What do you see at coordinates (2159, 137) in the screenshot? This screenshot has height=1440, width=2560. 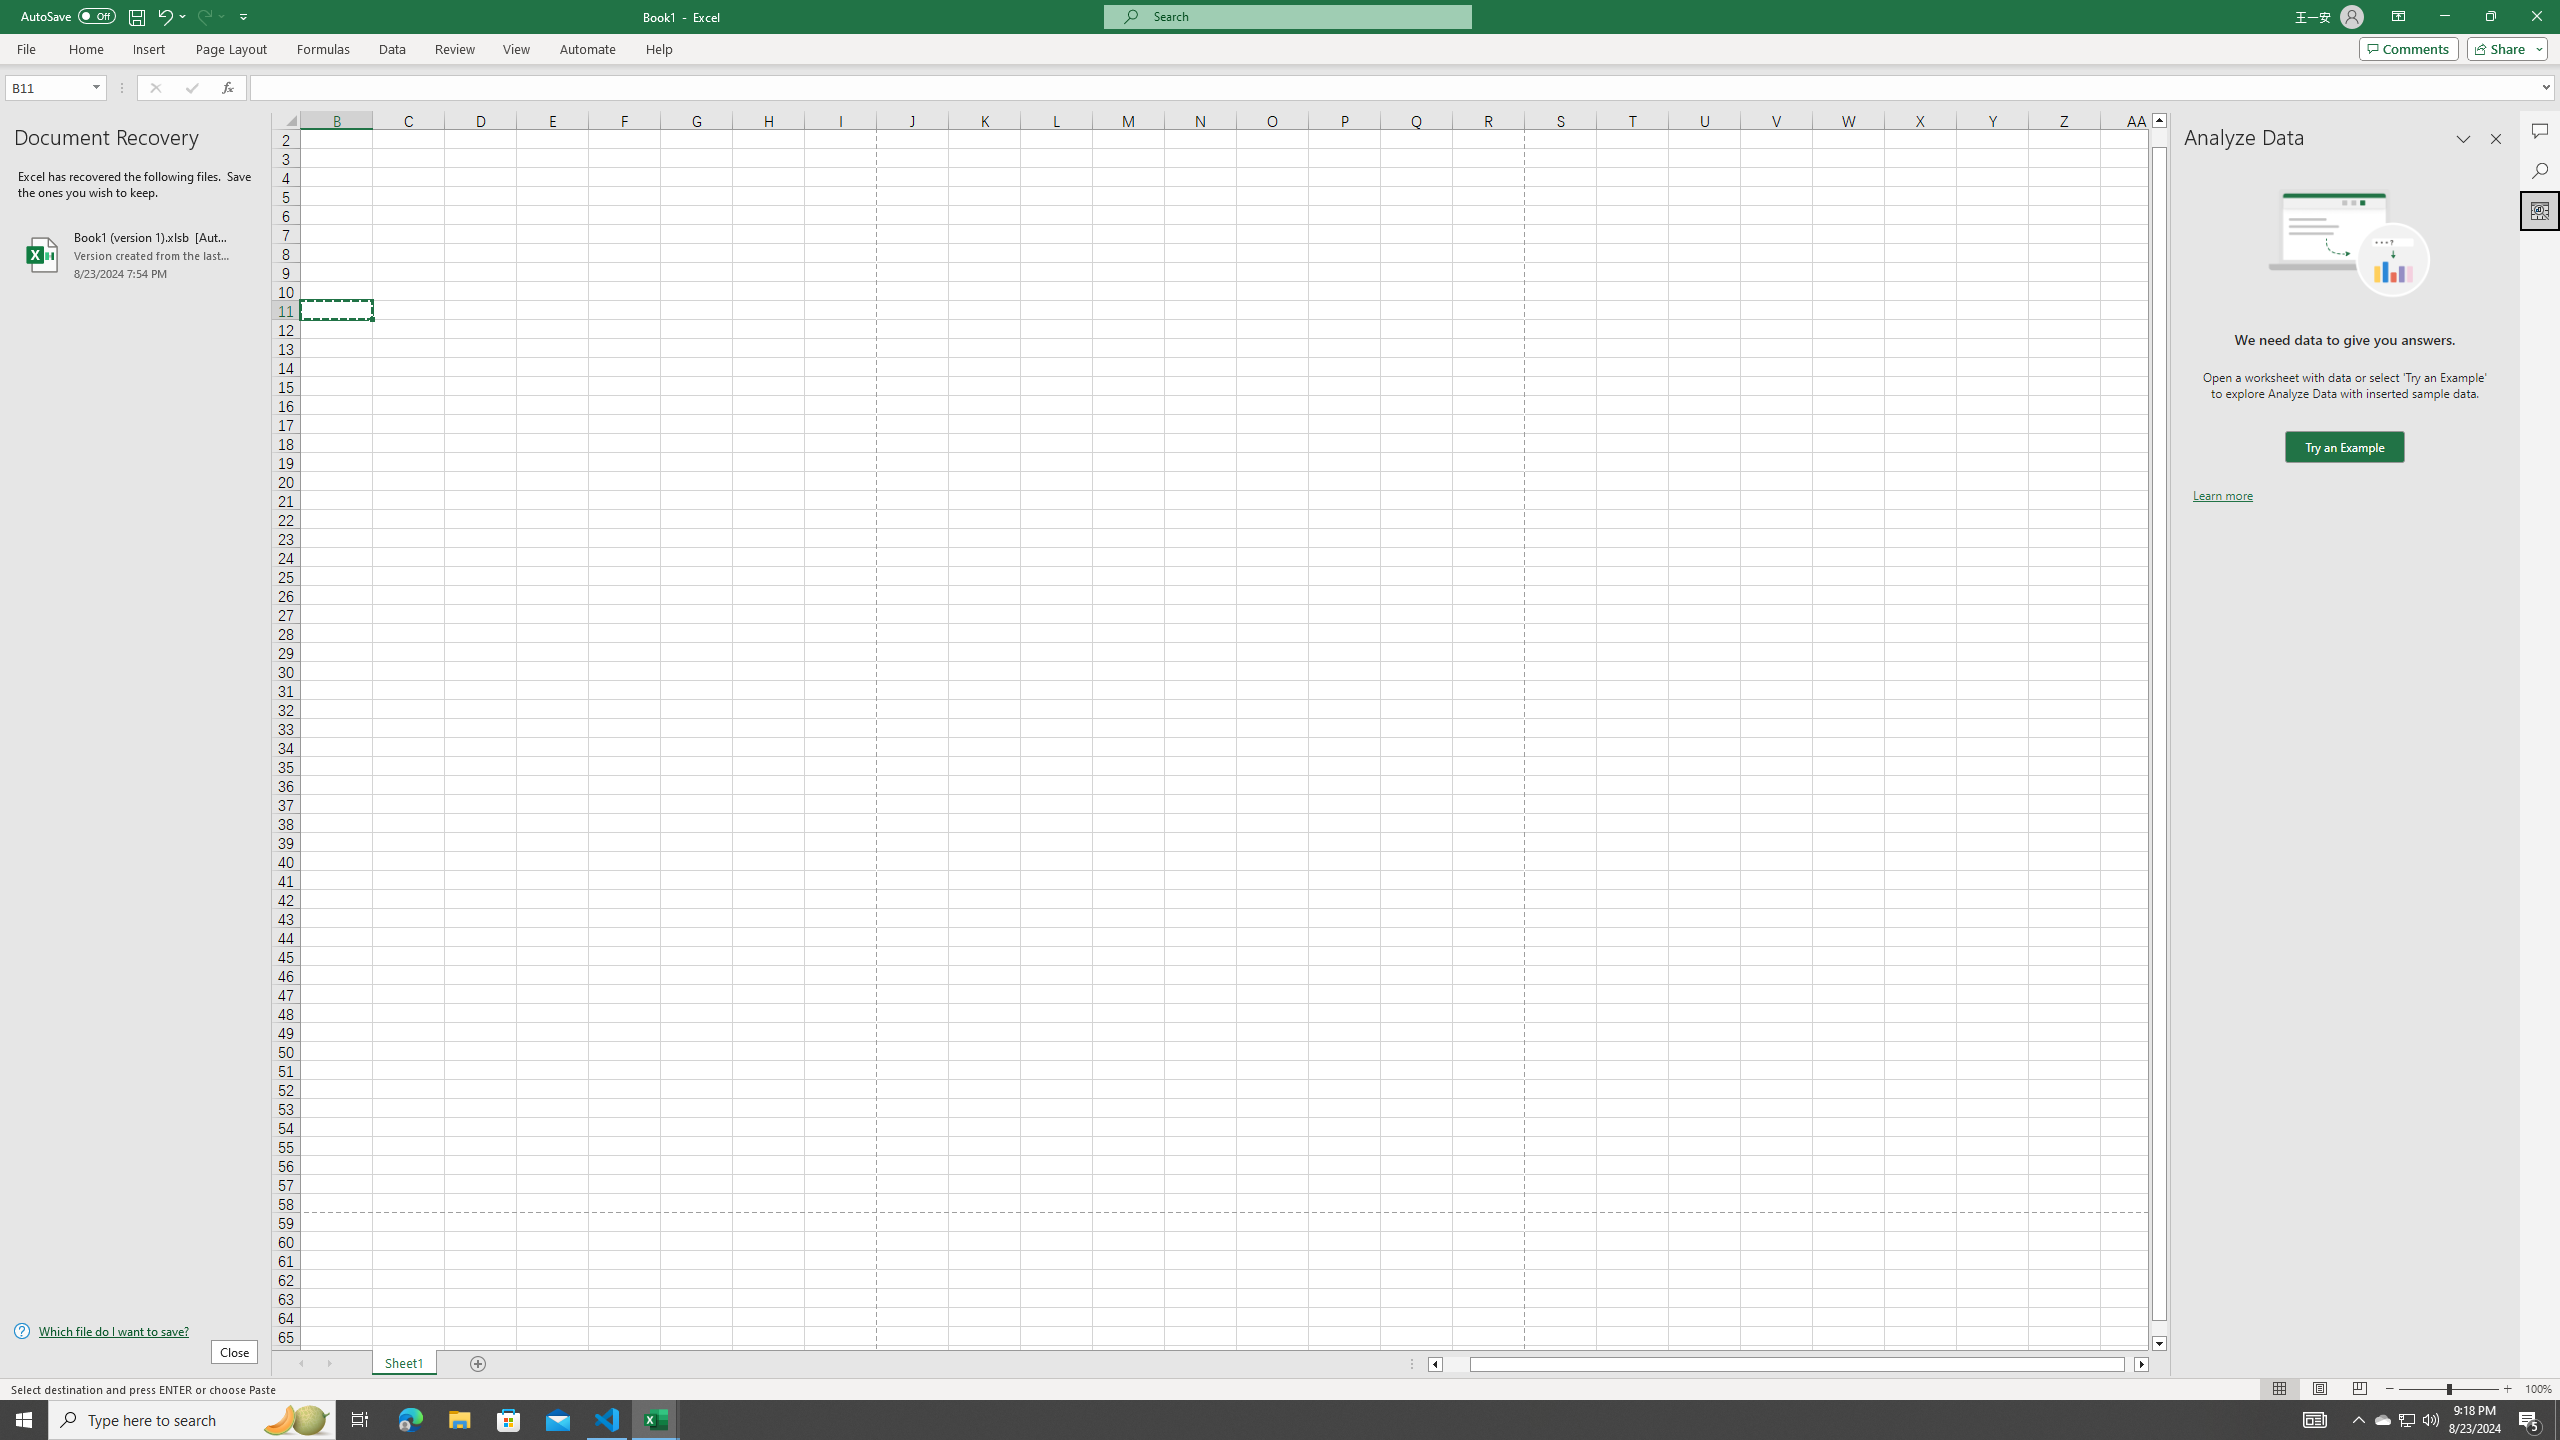 I see `'Page up'` at bounding box center [2159, 137].